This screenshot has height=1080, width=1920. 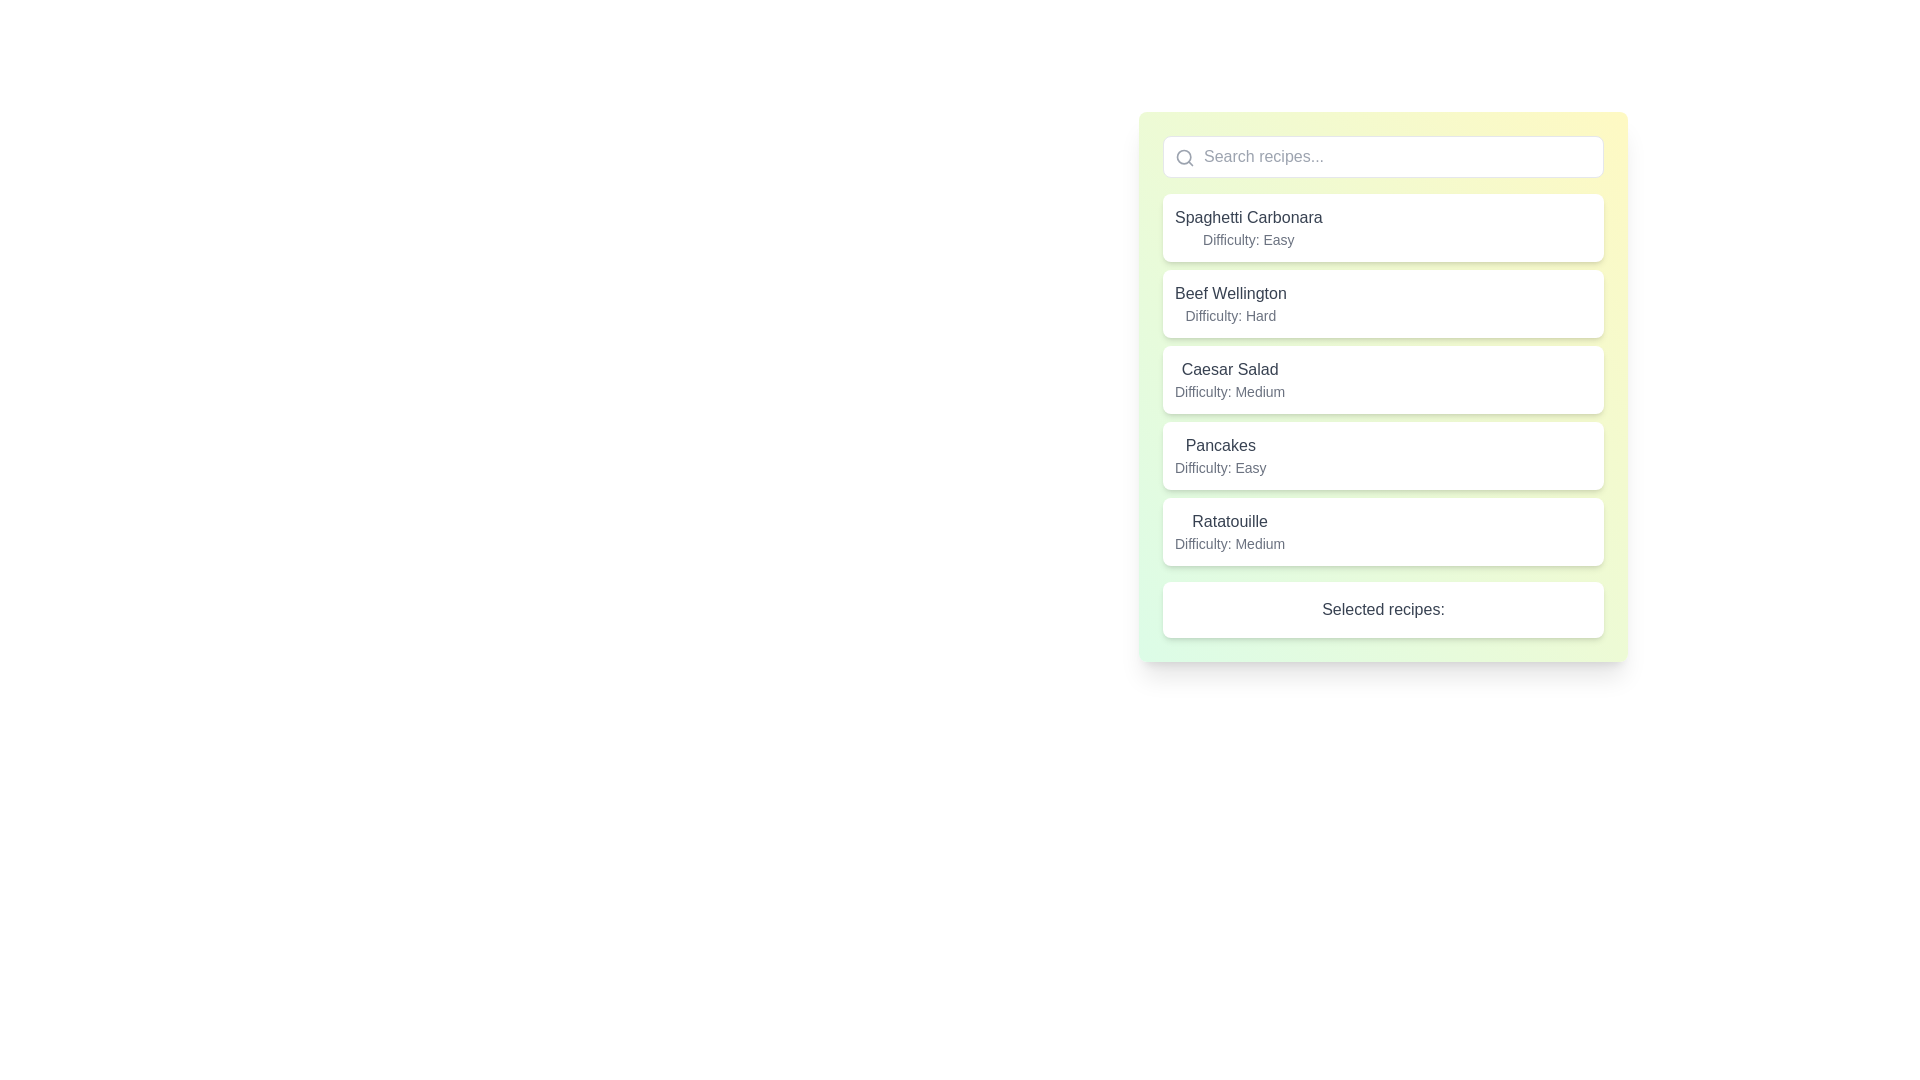 What do you see at coordinates (1229, 392) in the screenshot?
I see `the text label indicating the difficulty level of the recipe, located in the third card of the recipe list, below 'Caesar Salad'` at bounding box center [1229, 392].